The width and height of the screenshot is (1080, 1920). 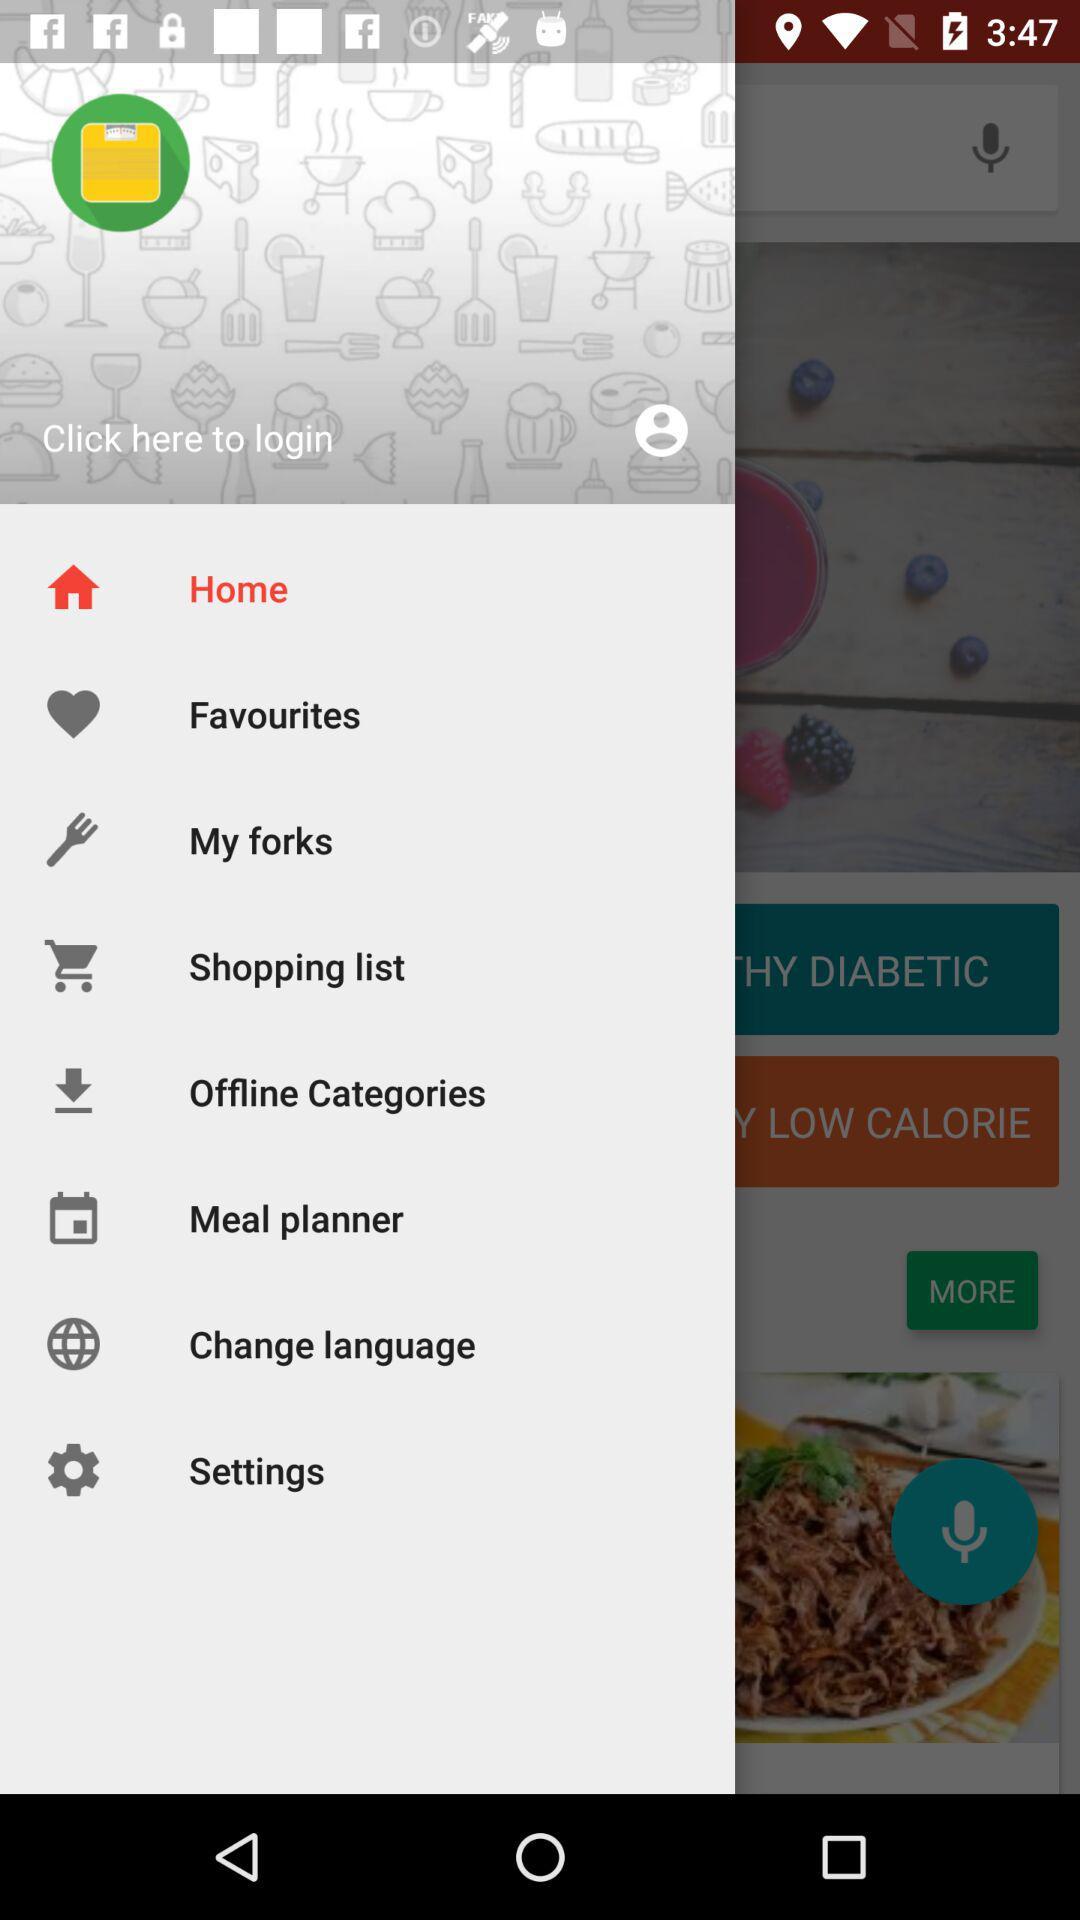 I want to click on green button at bottom right, so click(x=971, y=1290).